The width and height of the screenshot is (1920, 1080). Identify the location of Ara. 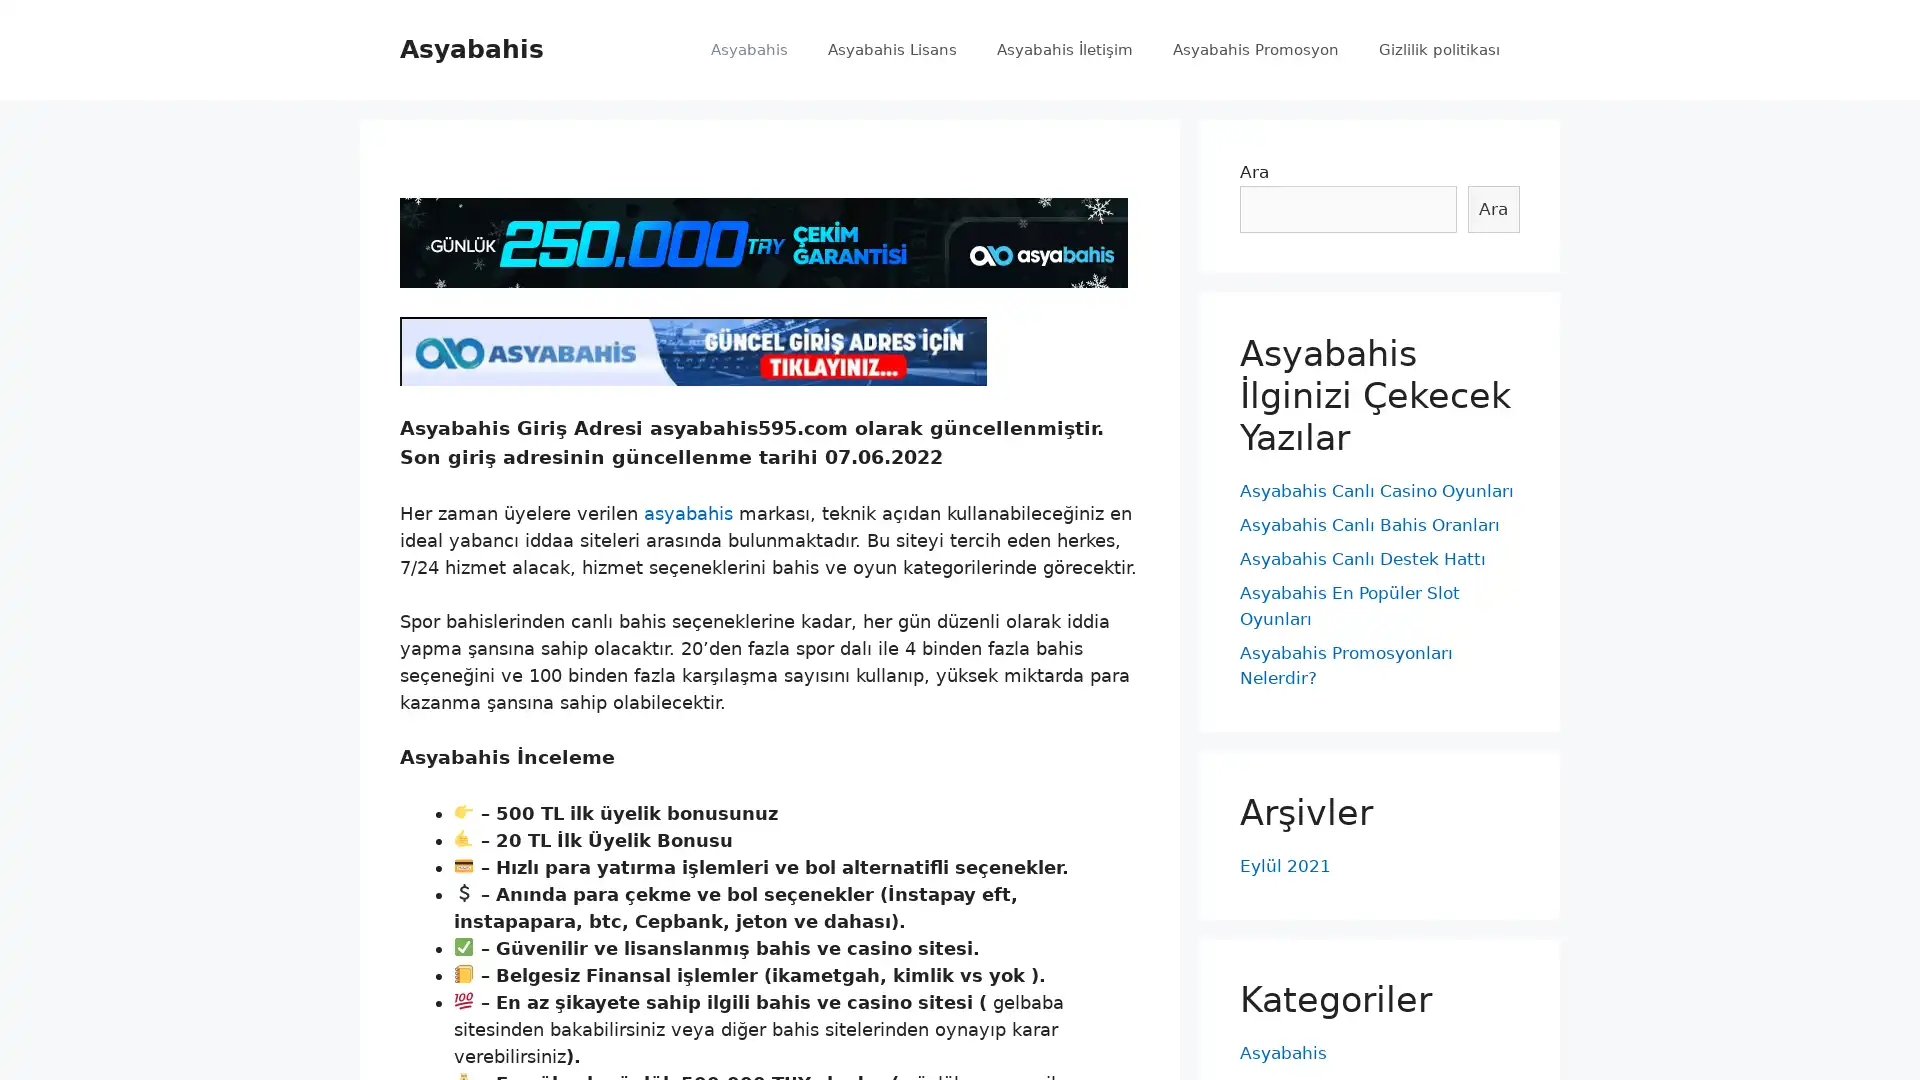
(1493, 208).